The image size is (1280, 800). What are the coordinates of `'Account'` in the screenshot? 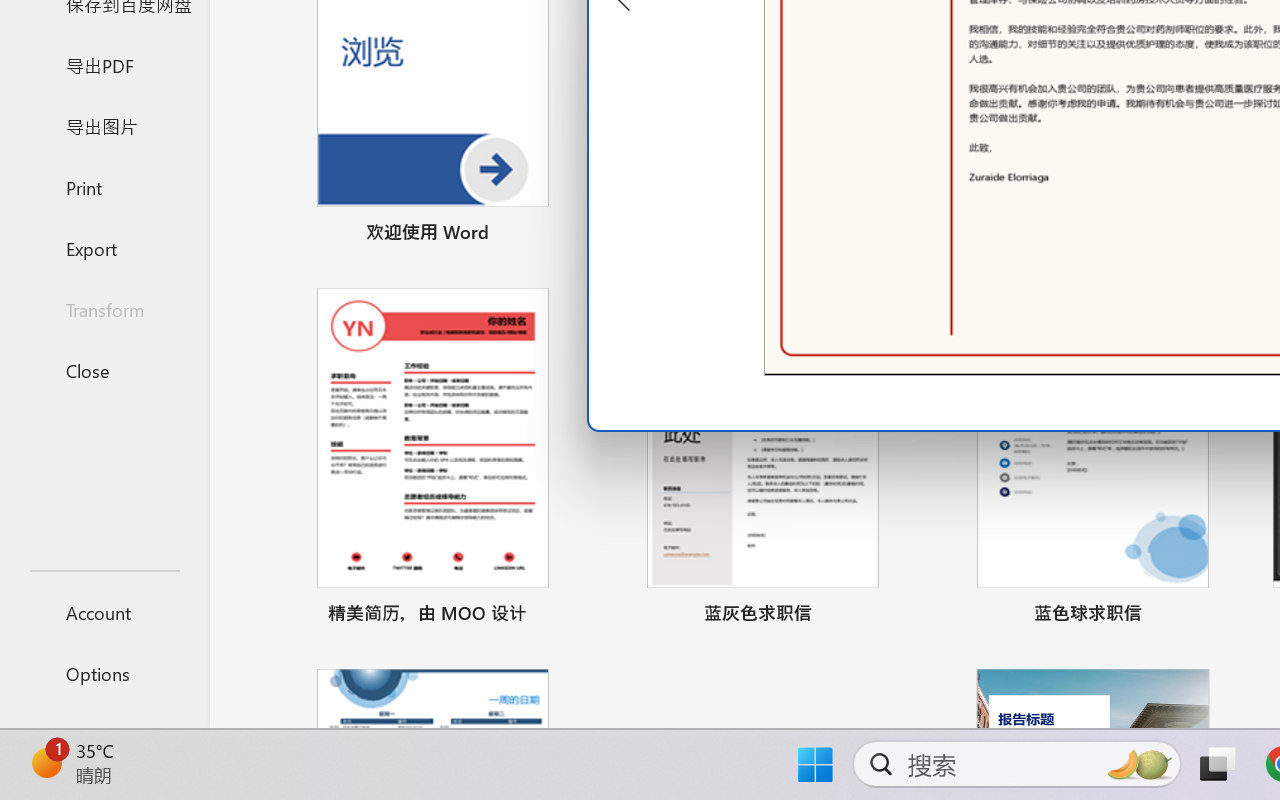 It's located at (103, 612).